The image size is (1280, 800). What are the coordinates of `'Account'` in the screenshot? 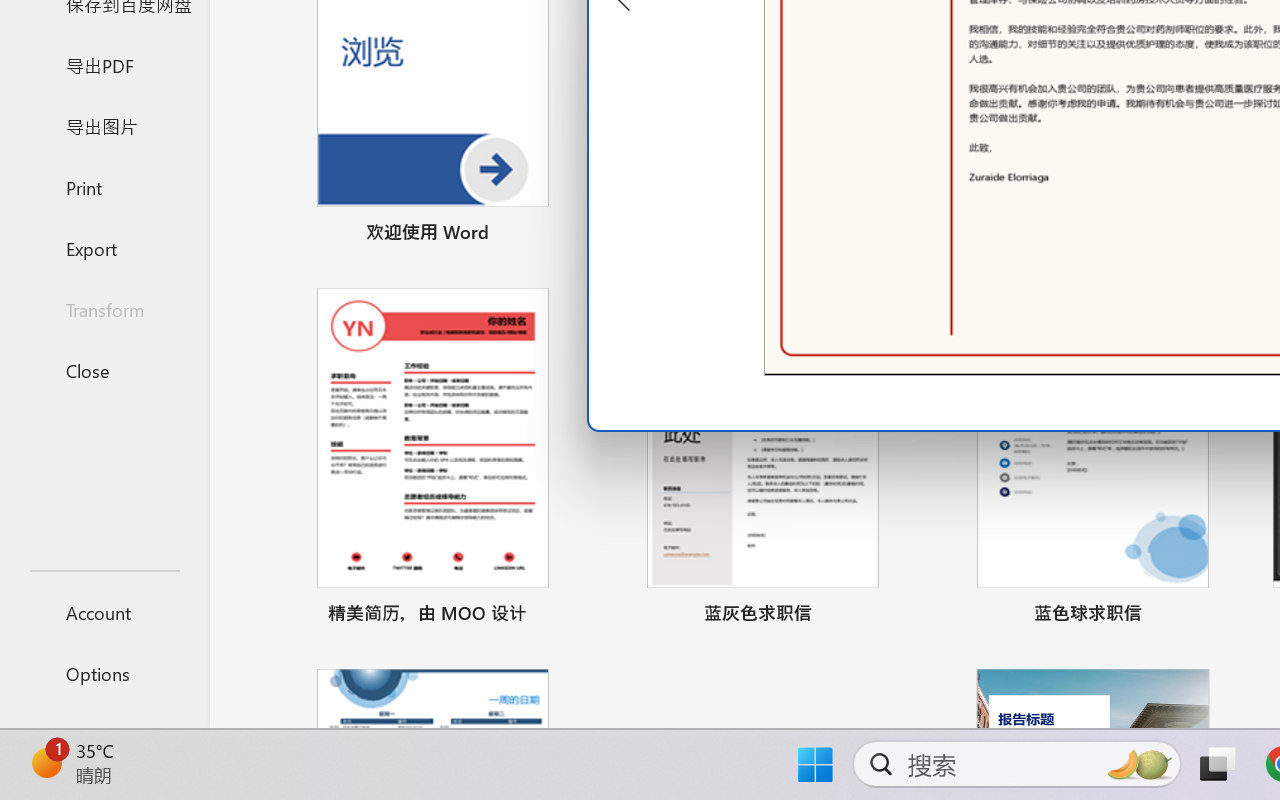 It's located at (103, 612).